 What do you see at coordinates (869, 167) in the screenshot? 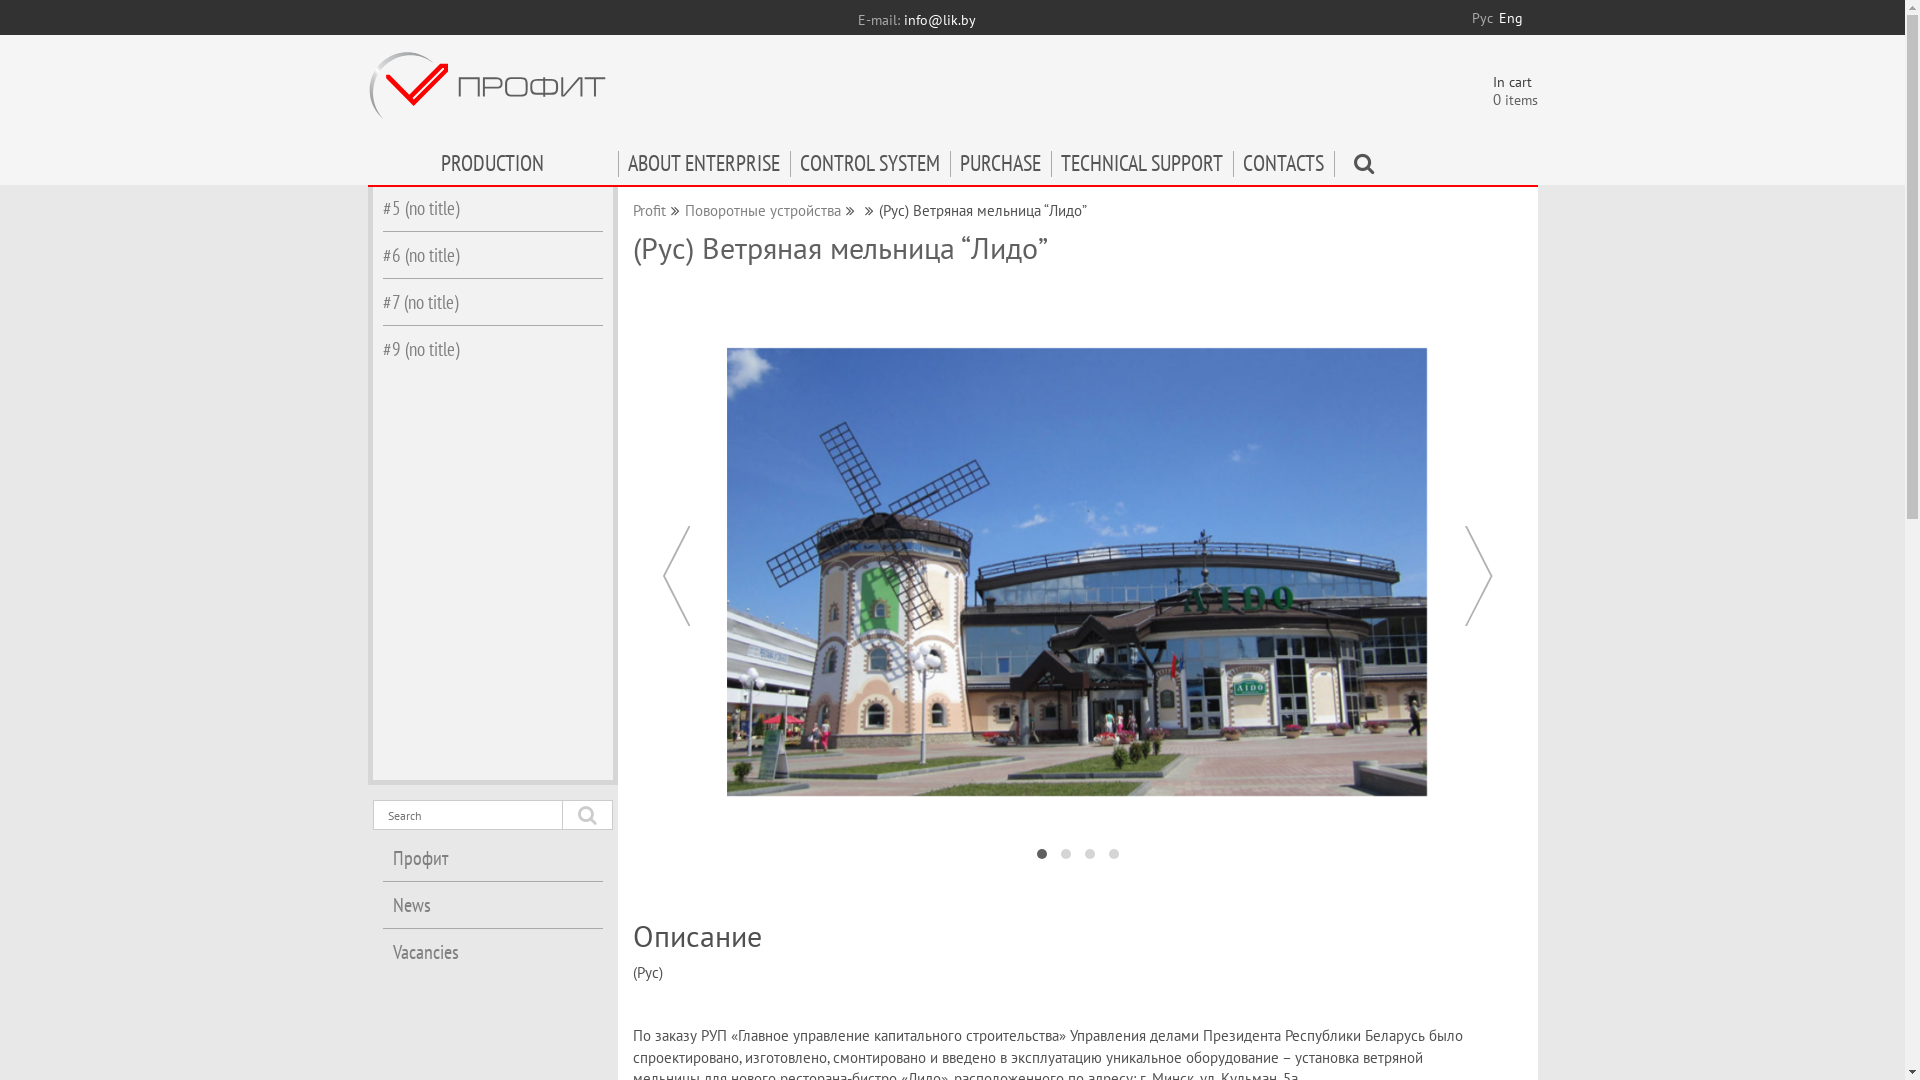
I see `'CONTROL SYSTEM'` at bounding box center [869, 167].